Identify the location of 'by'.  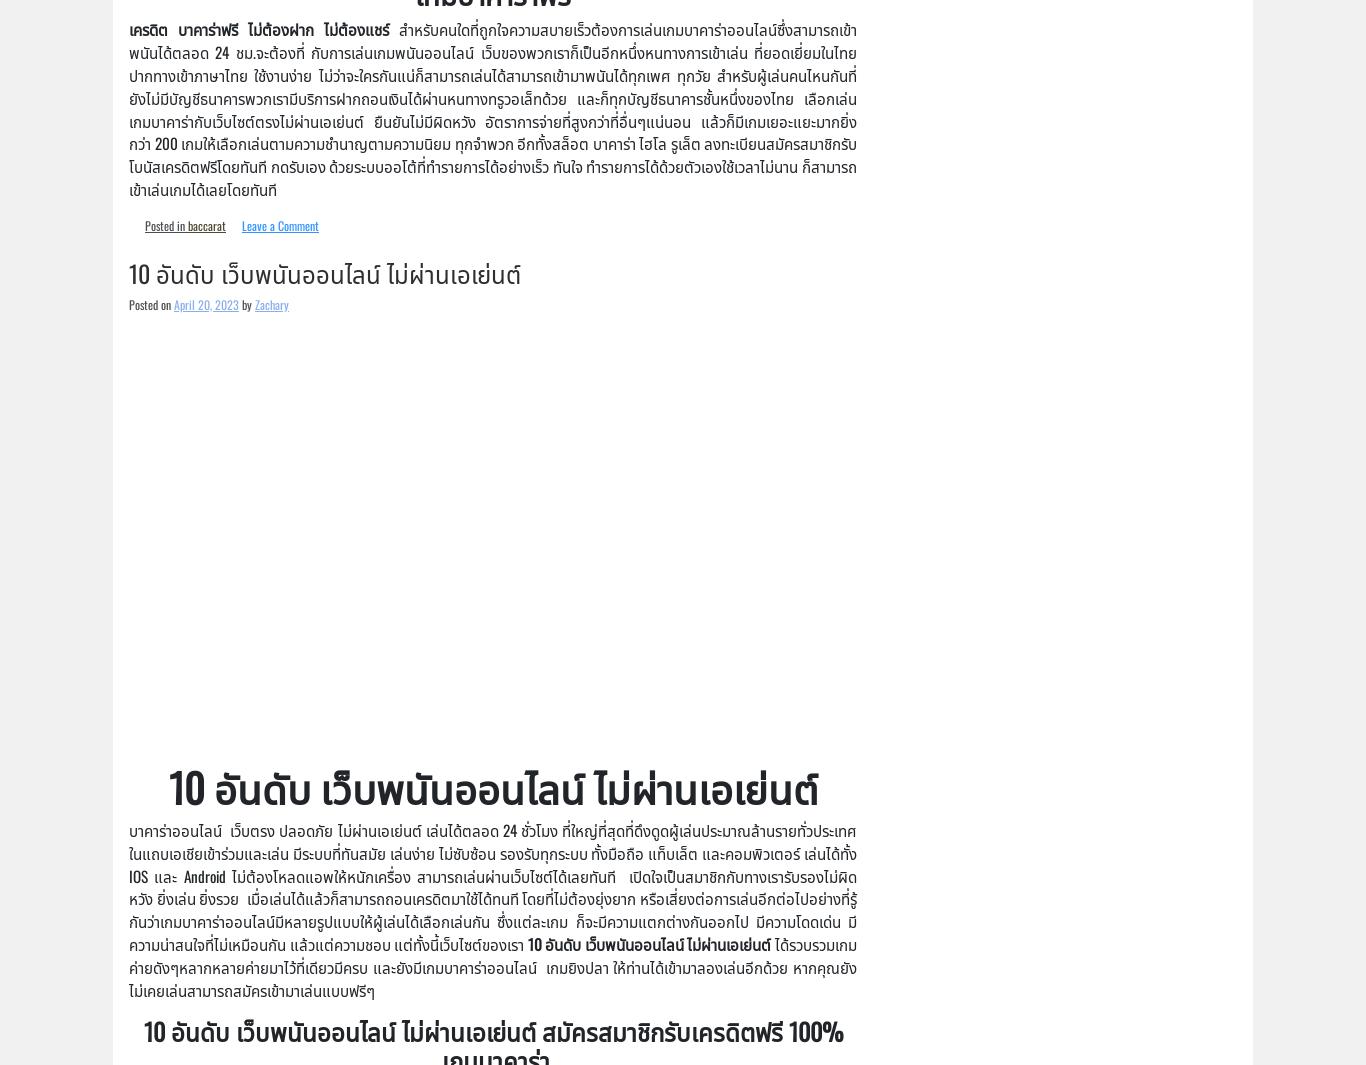
(246, 302).